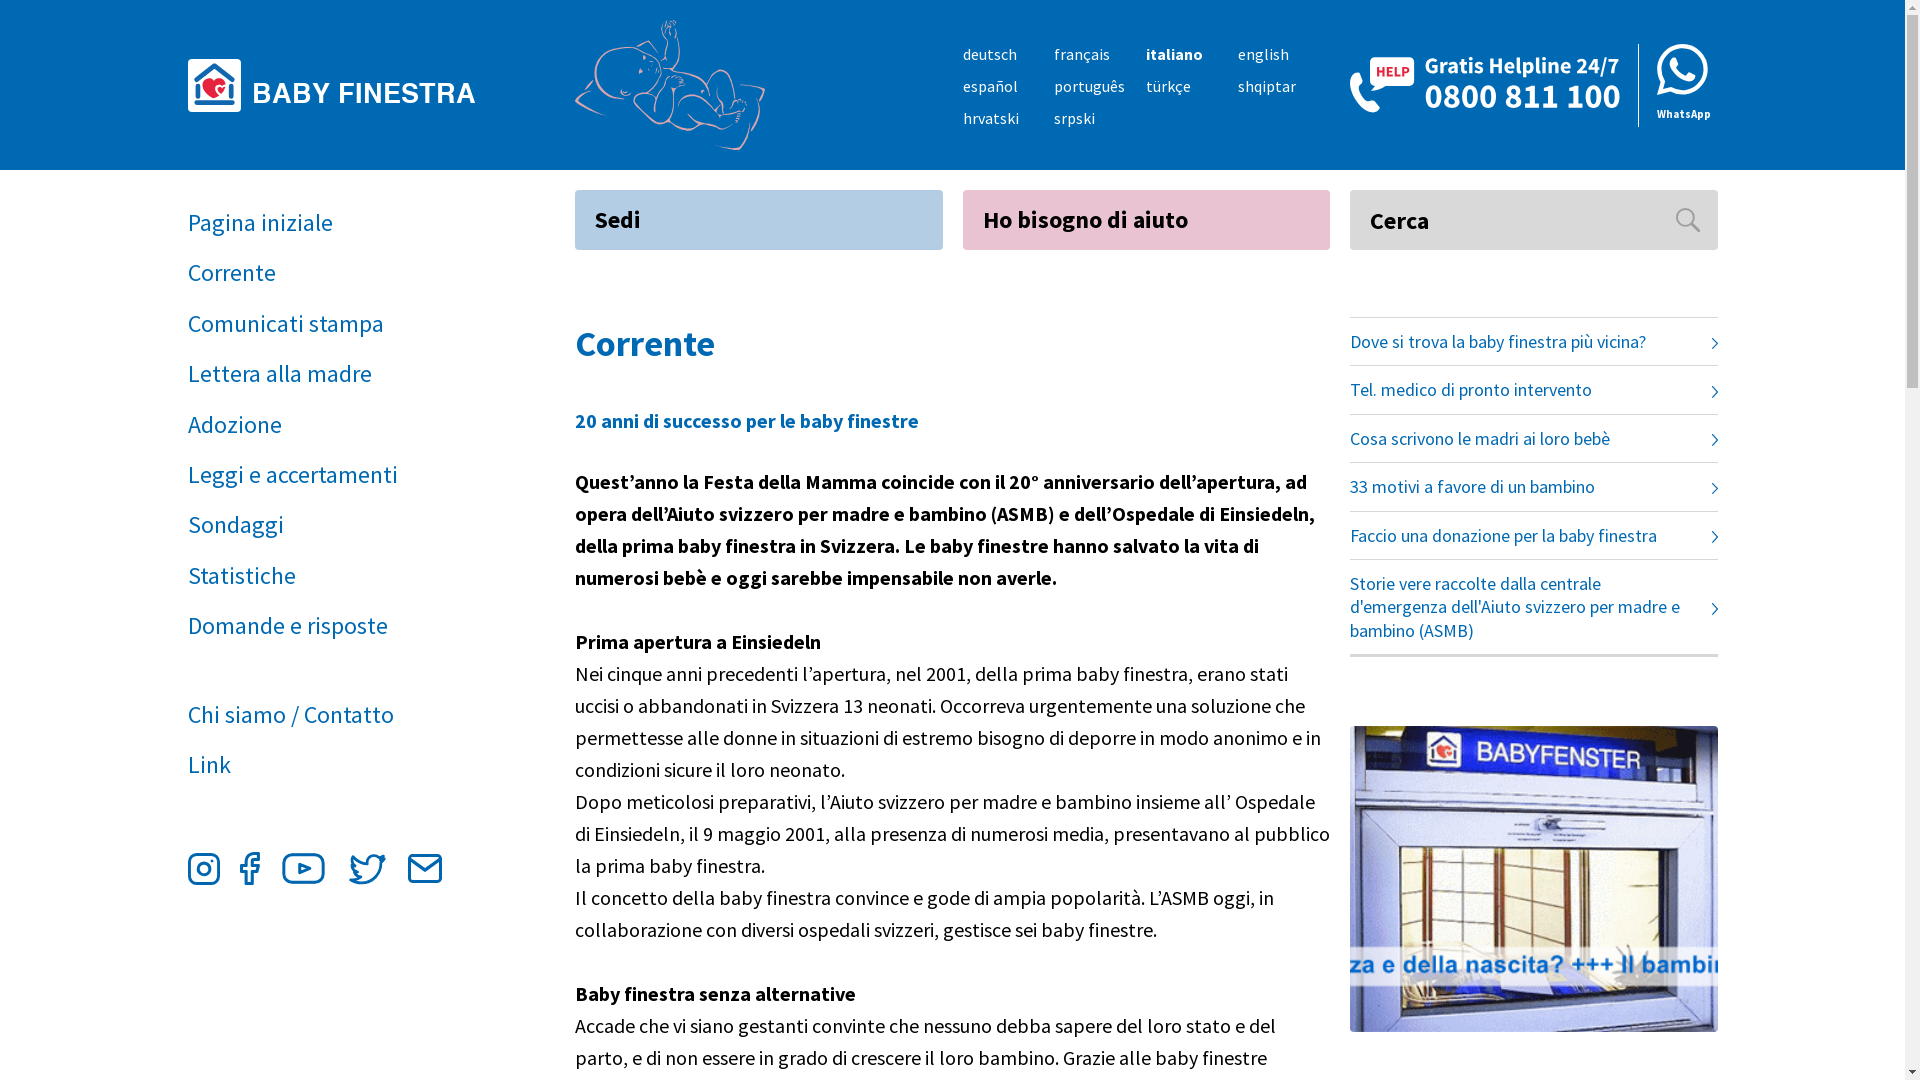 Image resolution: width=1920 pixels, height=1080 pixels. Describe the element at coordinates (335, 764) in the screenshot. I see `'Link'` at that location.